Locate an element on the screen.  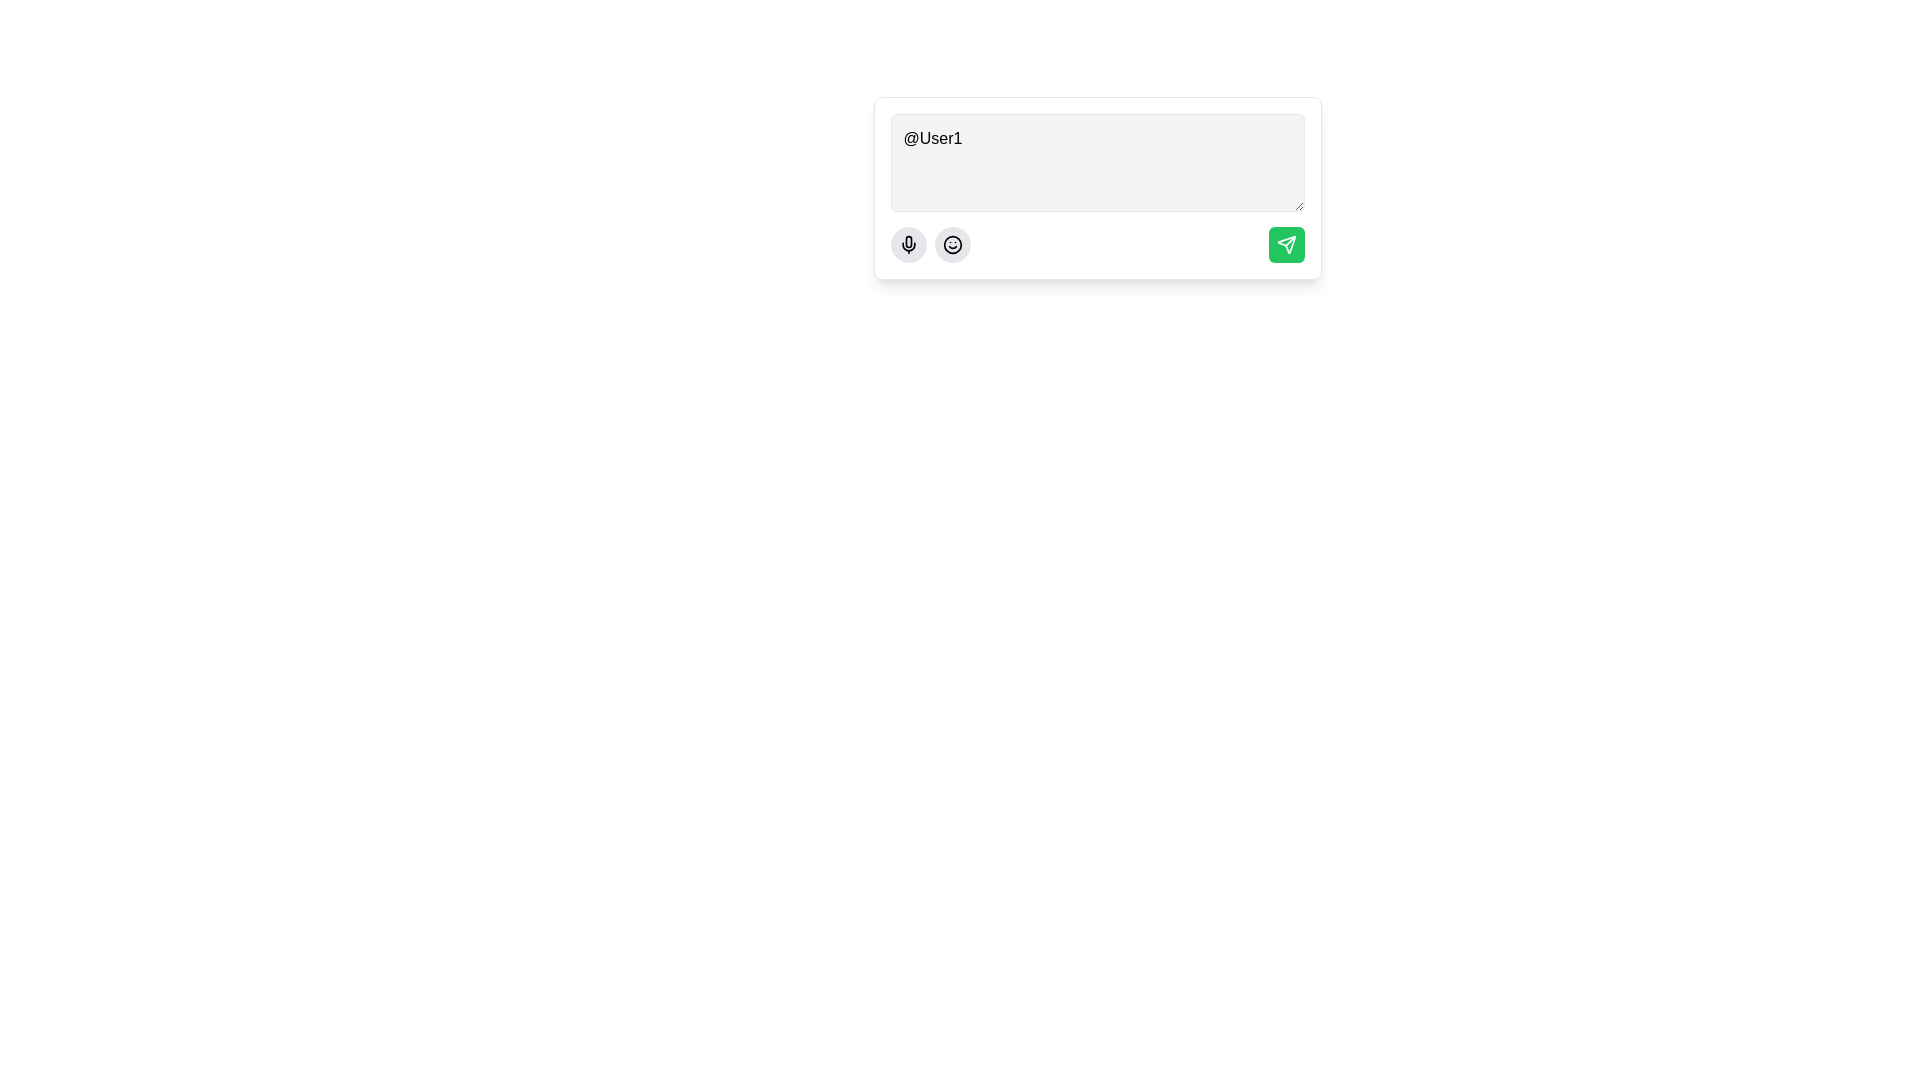
the diagonal line of the 'Send' action button icon, which is part of a green rounded button located at the bottom-right corner of the interface is located at coordinates (1290, 240).